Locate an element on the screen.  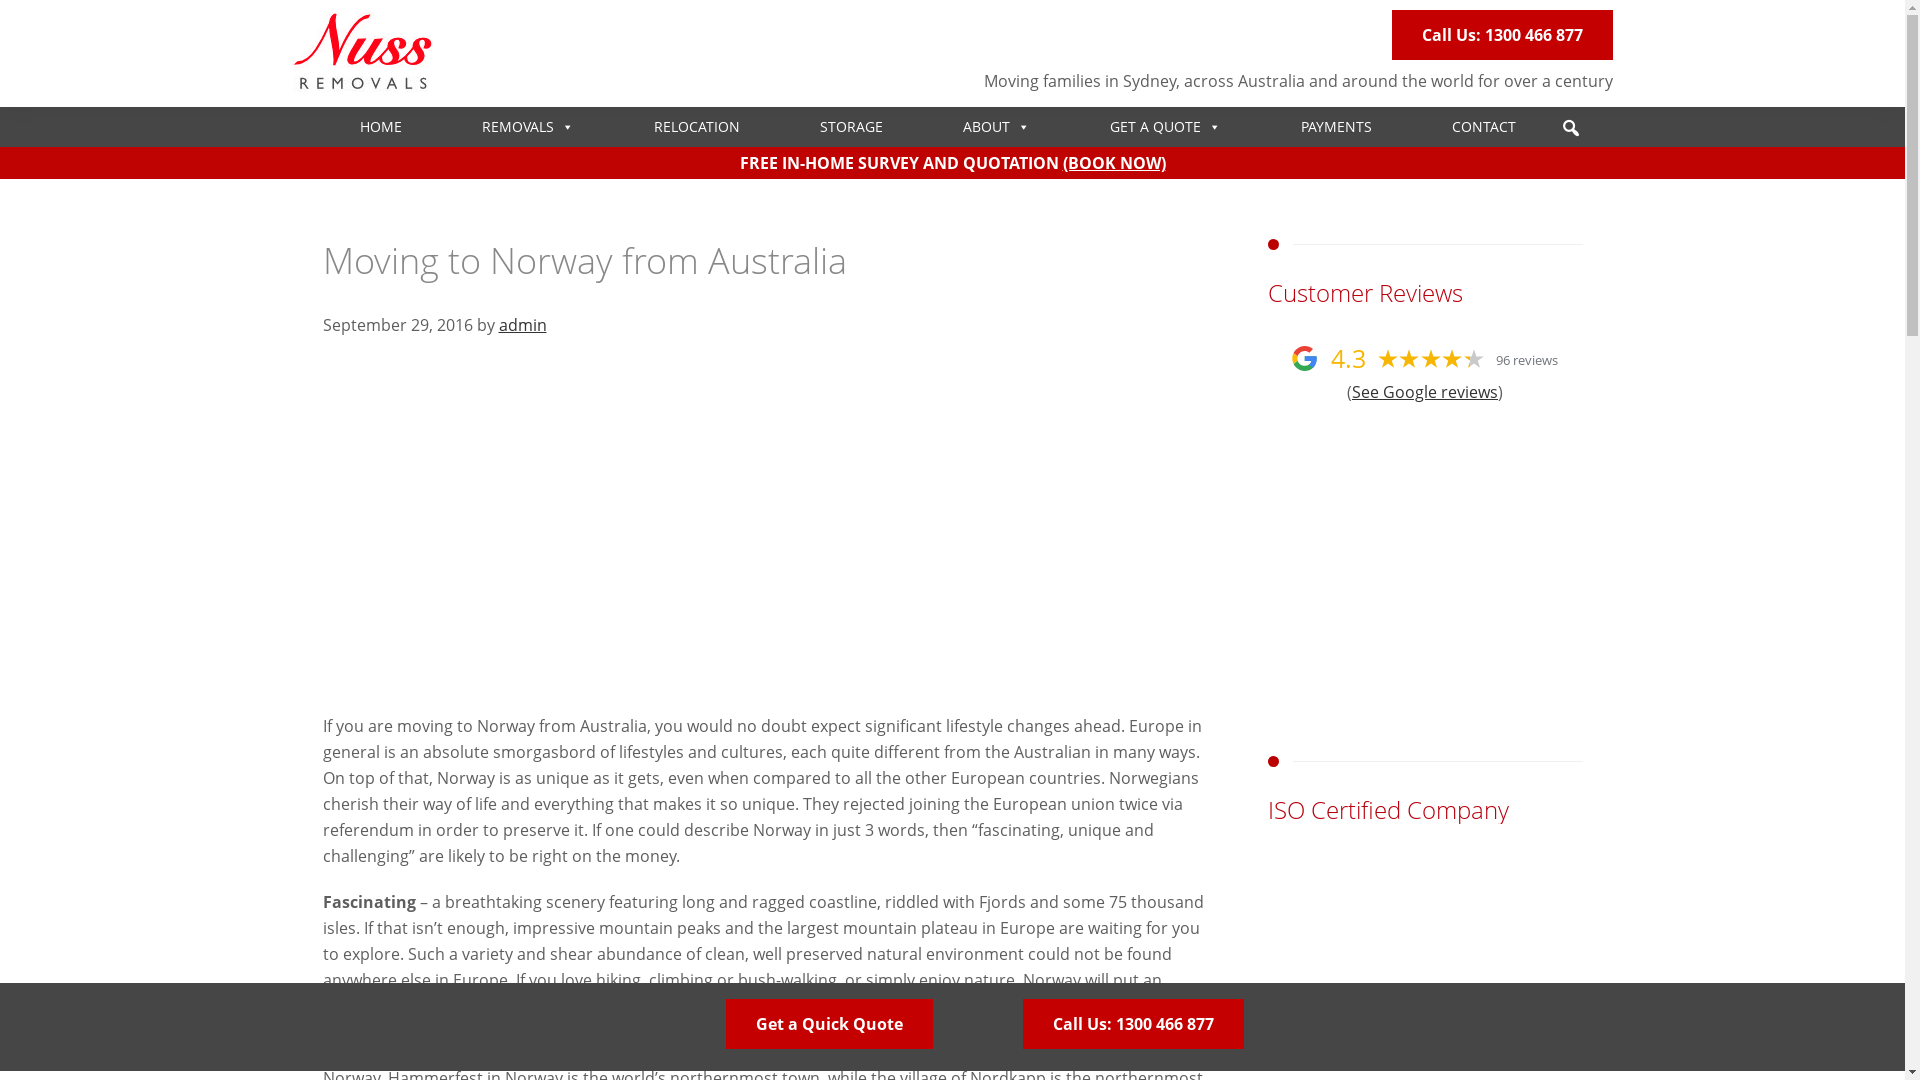
'Skip to primary navigation' is located at coordinates (0, 0).